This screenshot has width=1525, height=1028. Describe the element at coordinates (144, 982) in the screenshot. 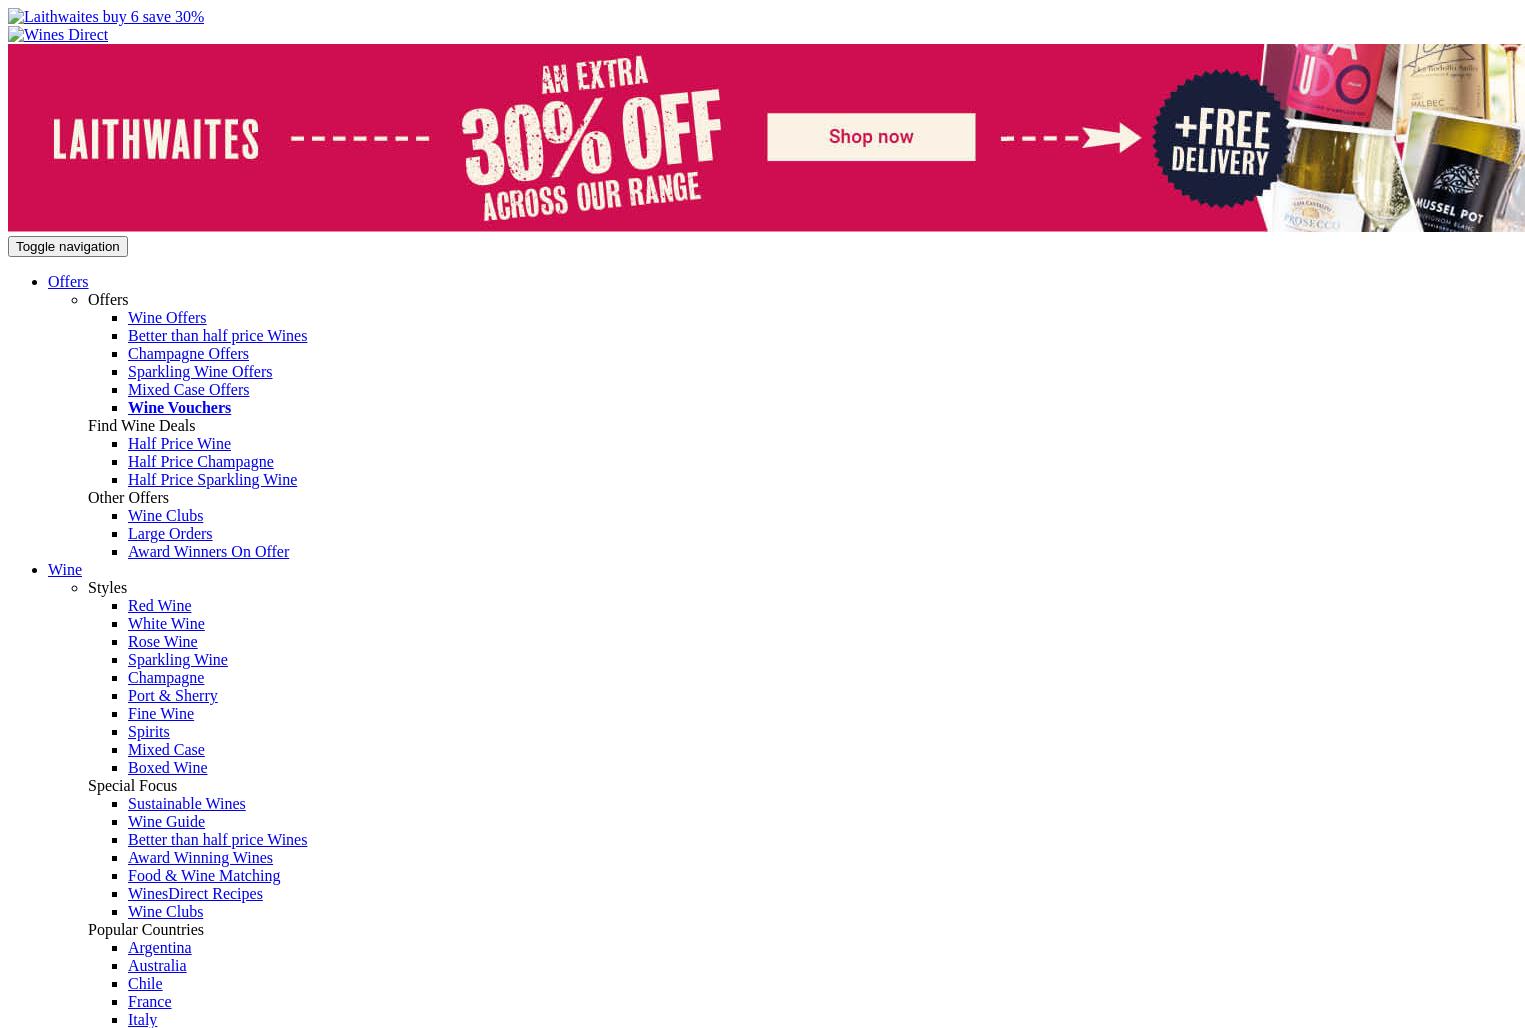

I see `'Chile'` at that location.